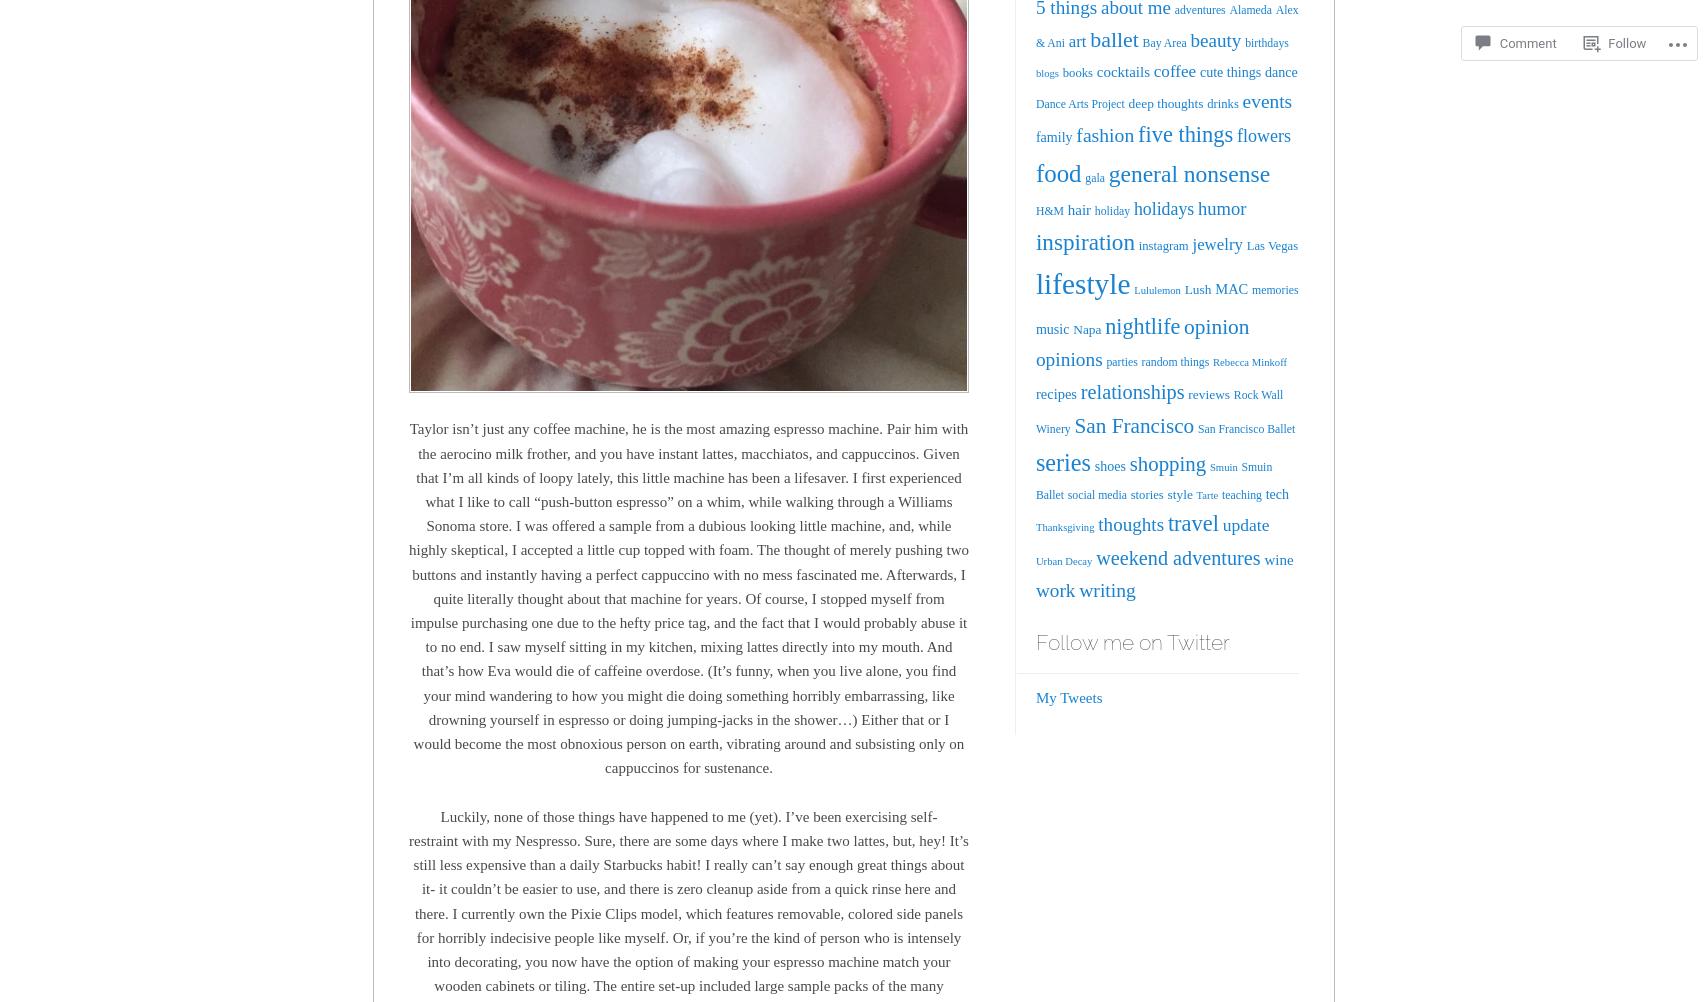 The image size is (1708, 1002). What do you see at coordinates (1188, 173) in the screenshot?
I see `'general nonsense'` at bounding box center [1188, 173].